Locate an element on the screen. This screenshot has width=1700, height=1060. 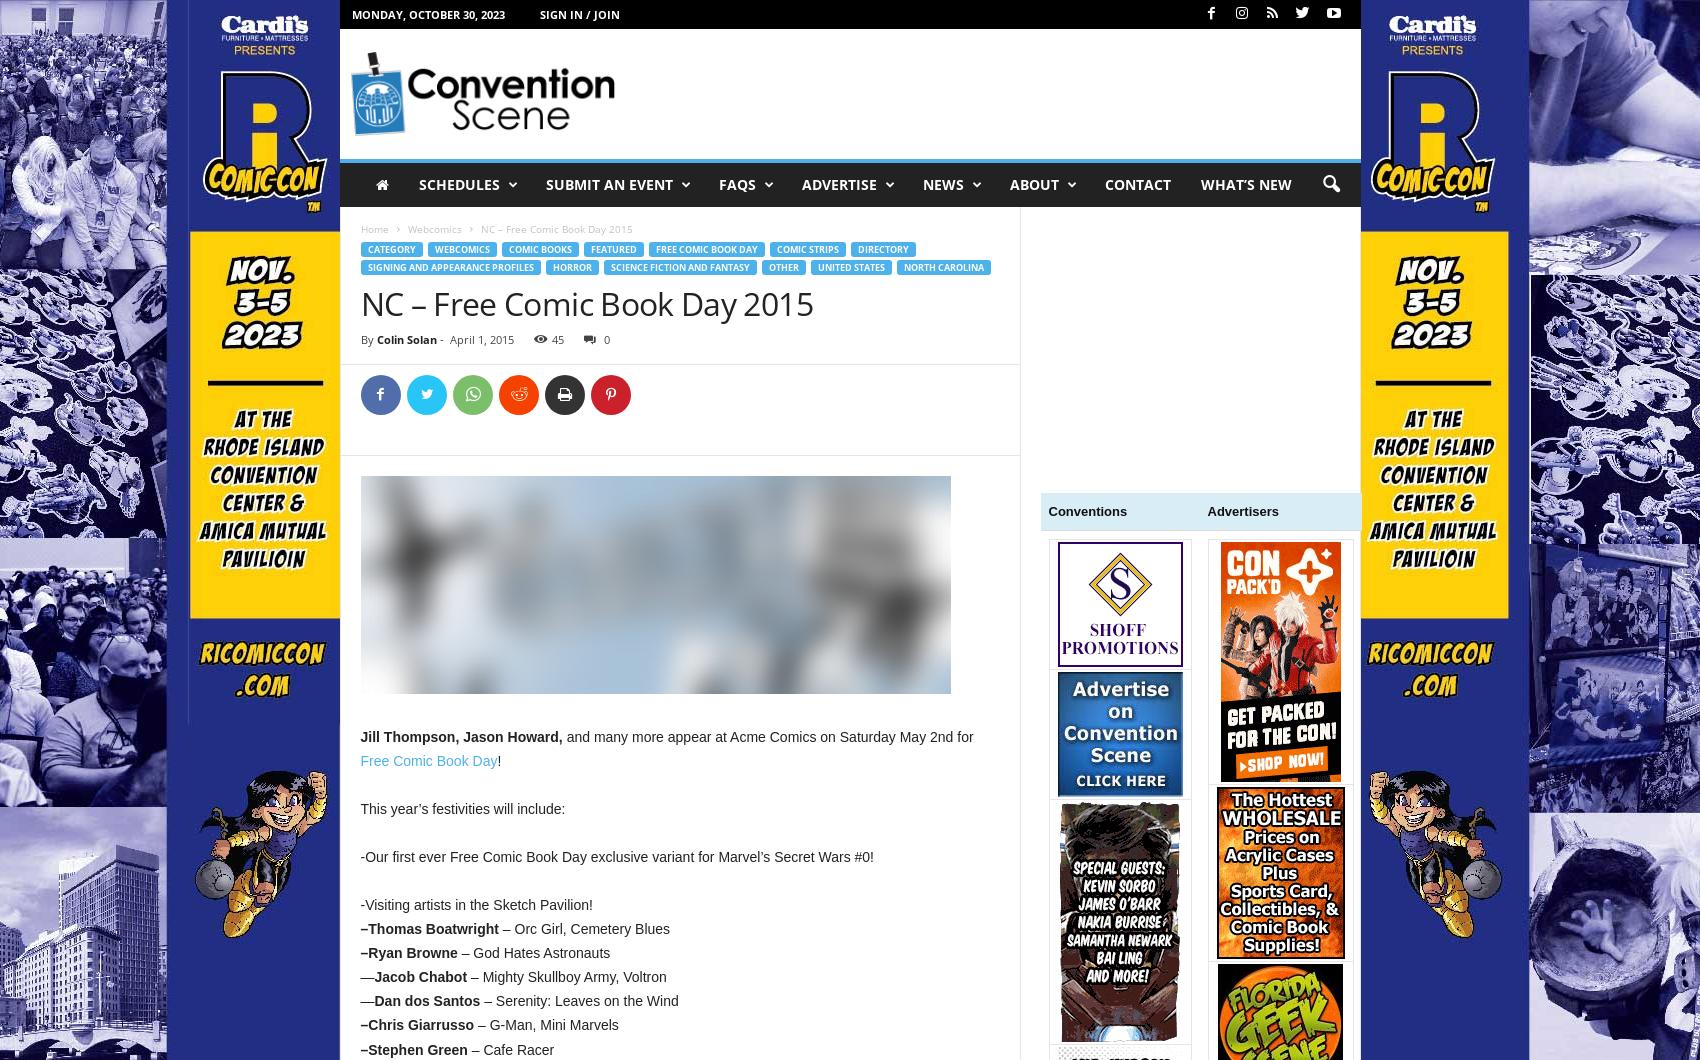
'Sign in / Join' is located at coordinates (579, 14).